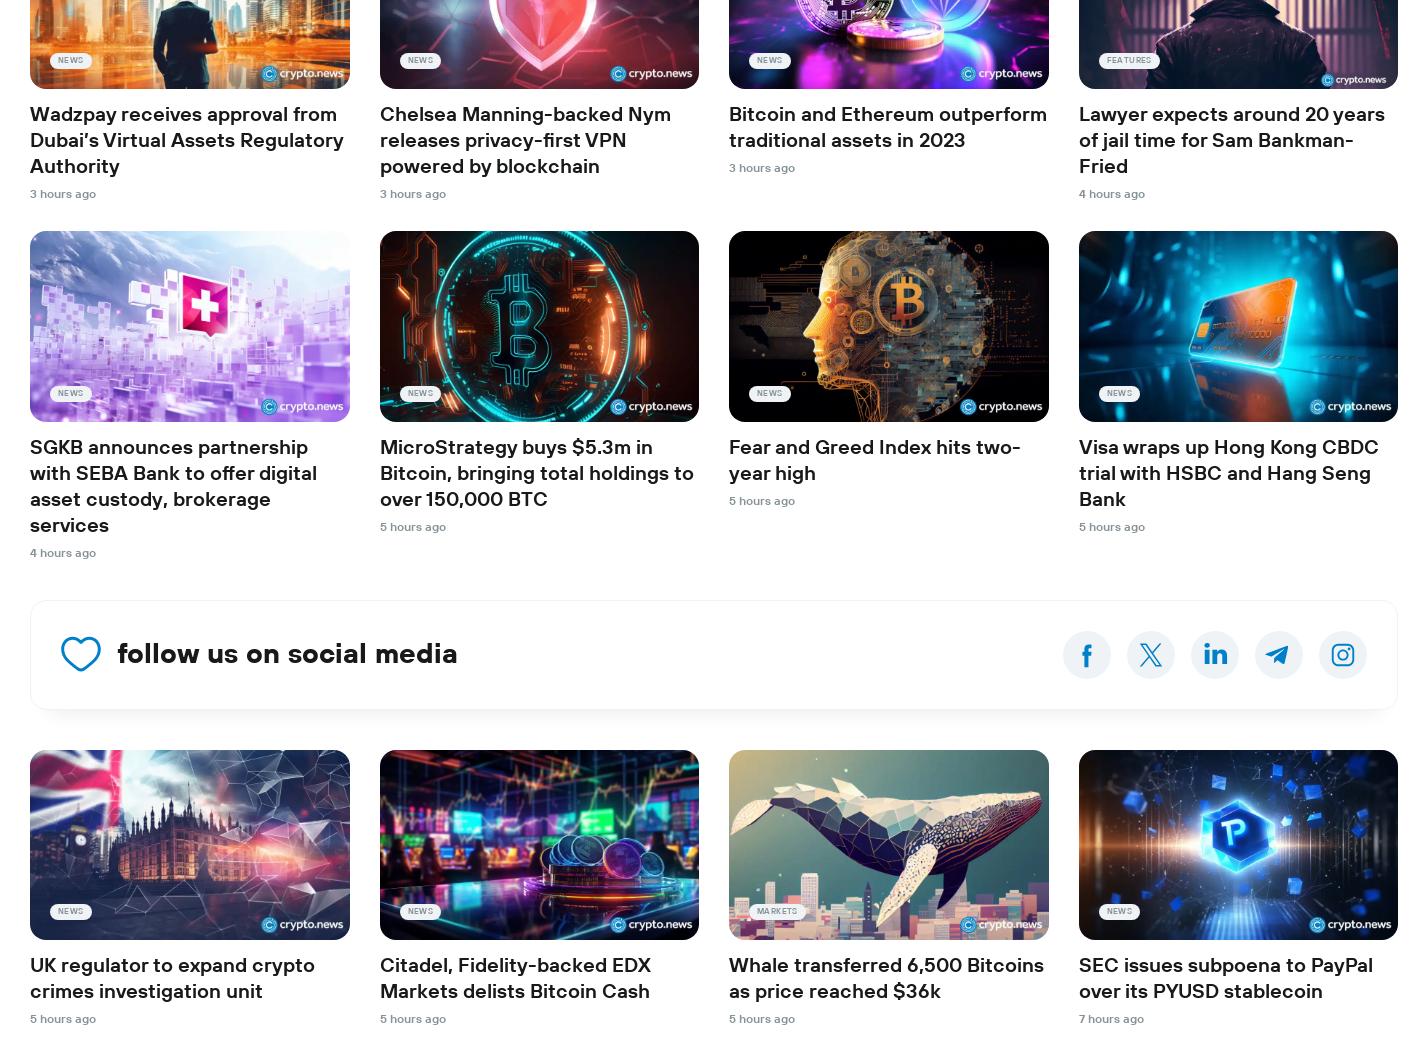 The image size is (1428, 1054). Describe the element at coordinates (524, 141) in the screenshot. I see `'Chelsea Manning-backed Nym releases privacy-first VPN powered by blockchain'` at that location.